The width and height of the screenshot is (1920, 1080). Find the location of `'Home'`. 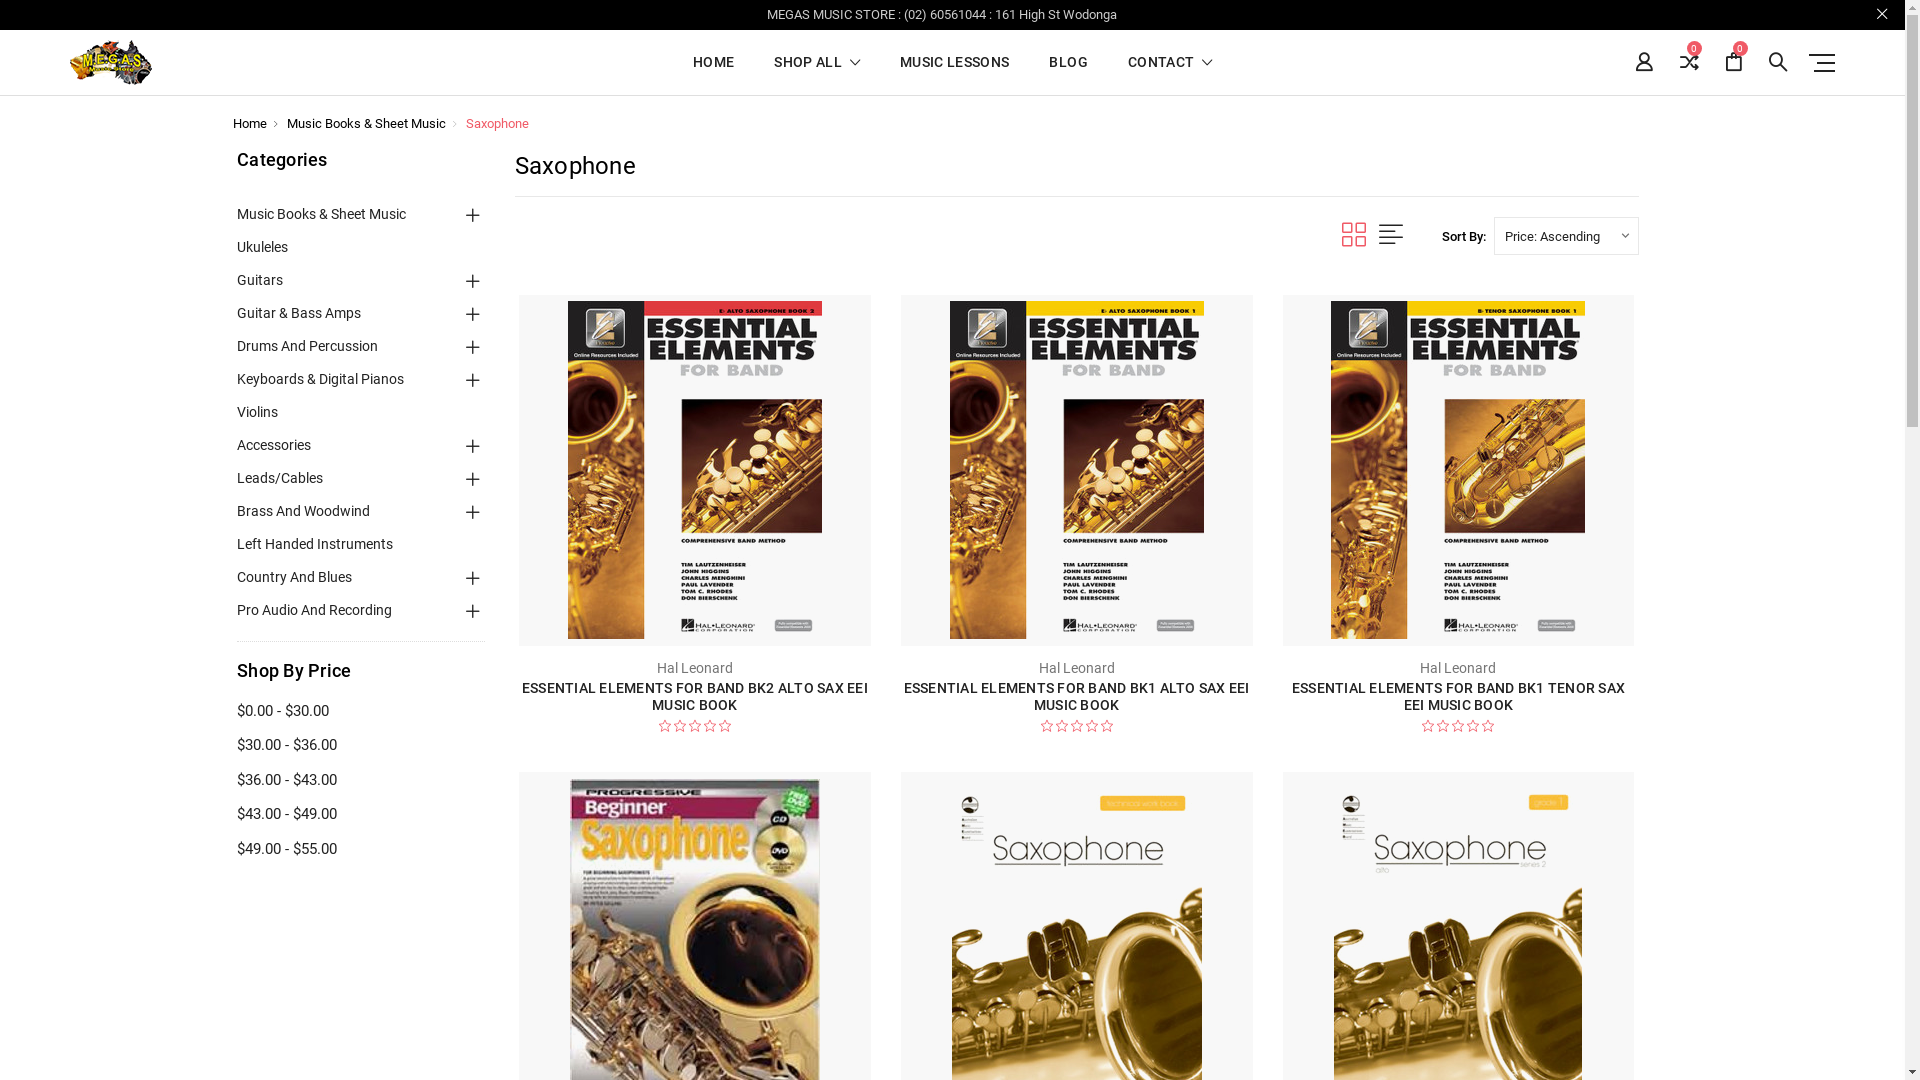

'Home' is located at coordinates (248, 123).